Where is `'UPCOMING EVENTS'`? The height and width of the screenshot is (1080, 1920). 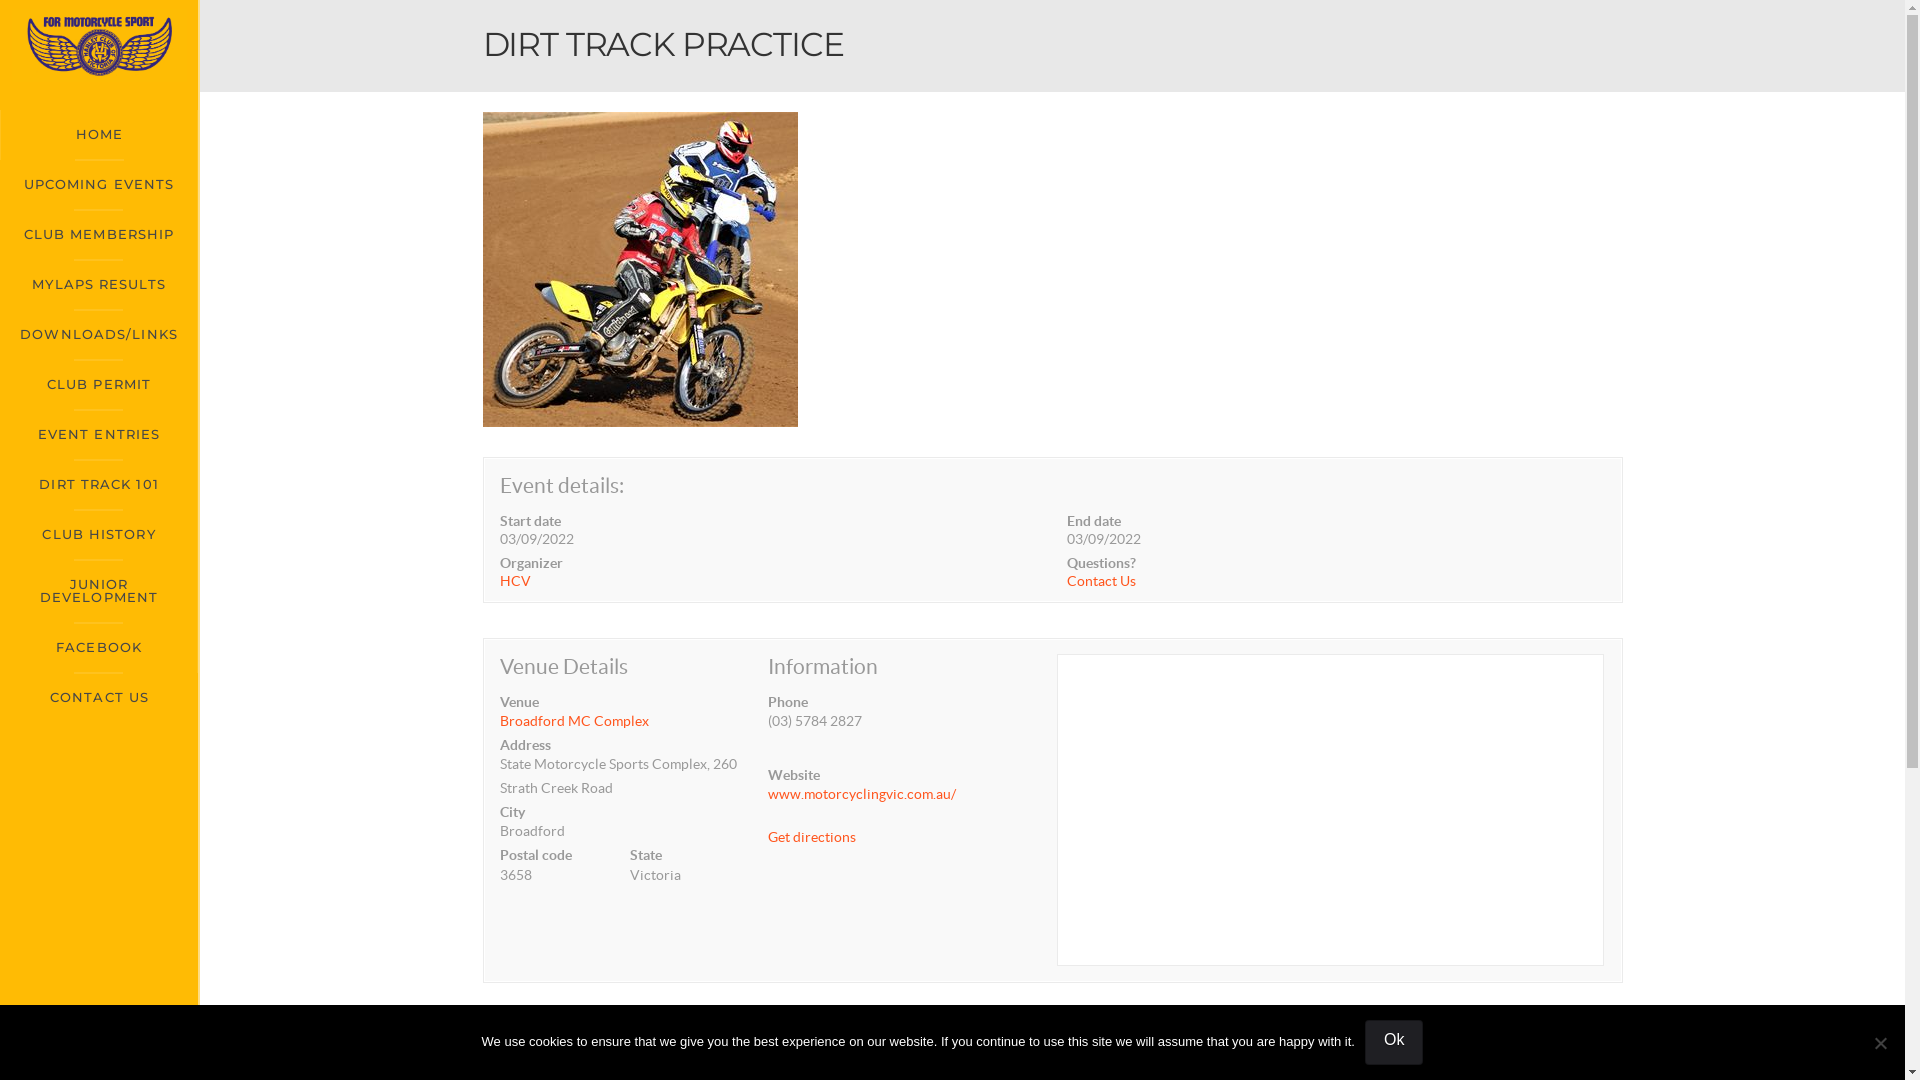
'UPCOMING EVENTS' is located at coordinates (98, 185).